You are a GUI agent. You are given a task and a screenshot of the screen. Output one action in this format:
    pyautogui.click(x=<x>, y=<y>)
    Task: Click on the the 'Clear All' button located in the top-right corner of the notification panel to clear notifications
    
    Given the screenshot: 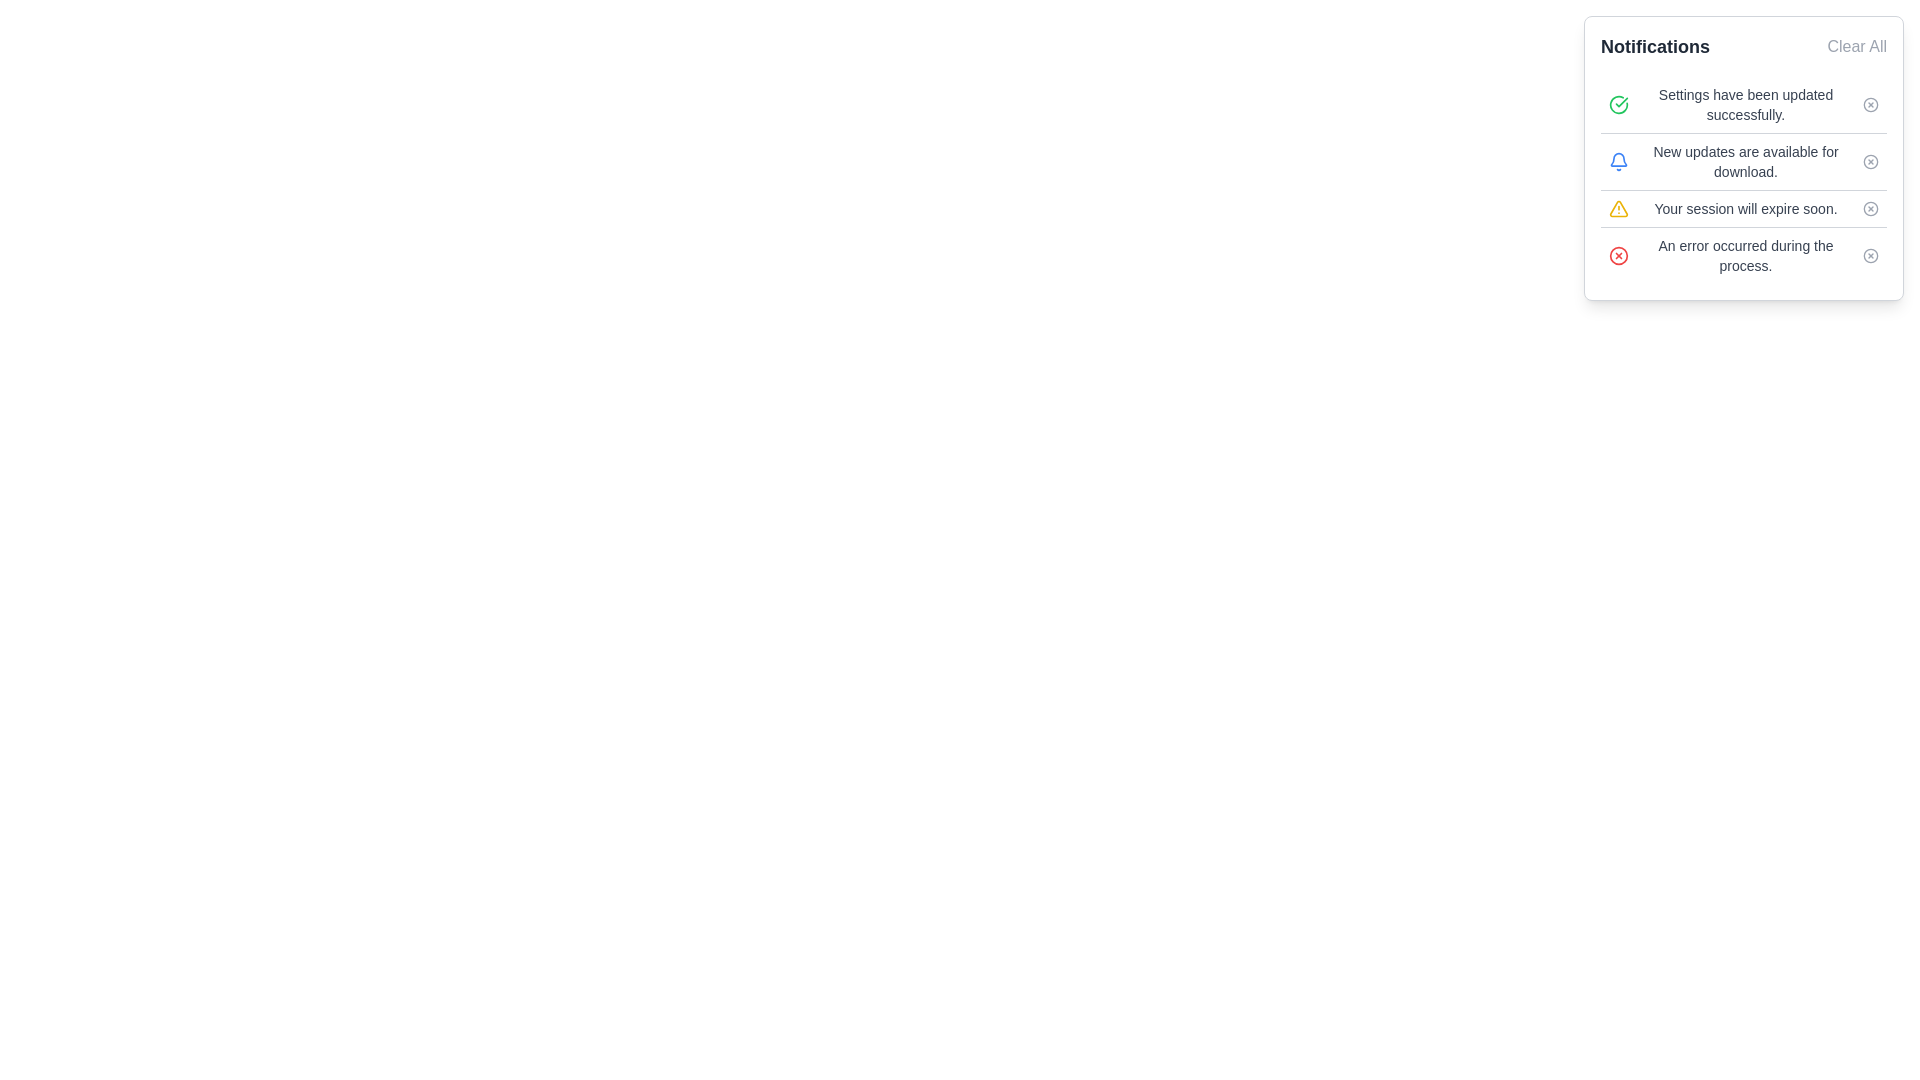 What is the action you would take?
    pyautogui.click(x=1856, y=45)
    